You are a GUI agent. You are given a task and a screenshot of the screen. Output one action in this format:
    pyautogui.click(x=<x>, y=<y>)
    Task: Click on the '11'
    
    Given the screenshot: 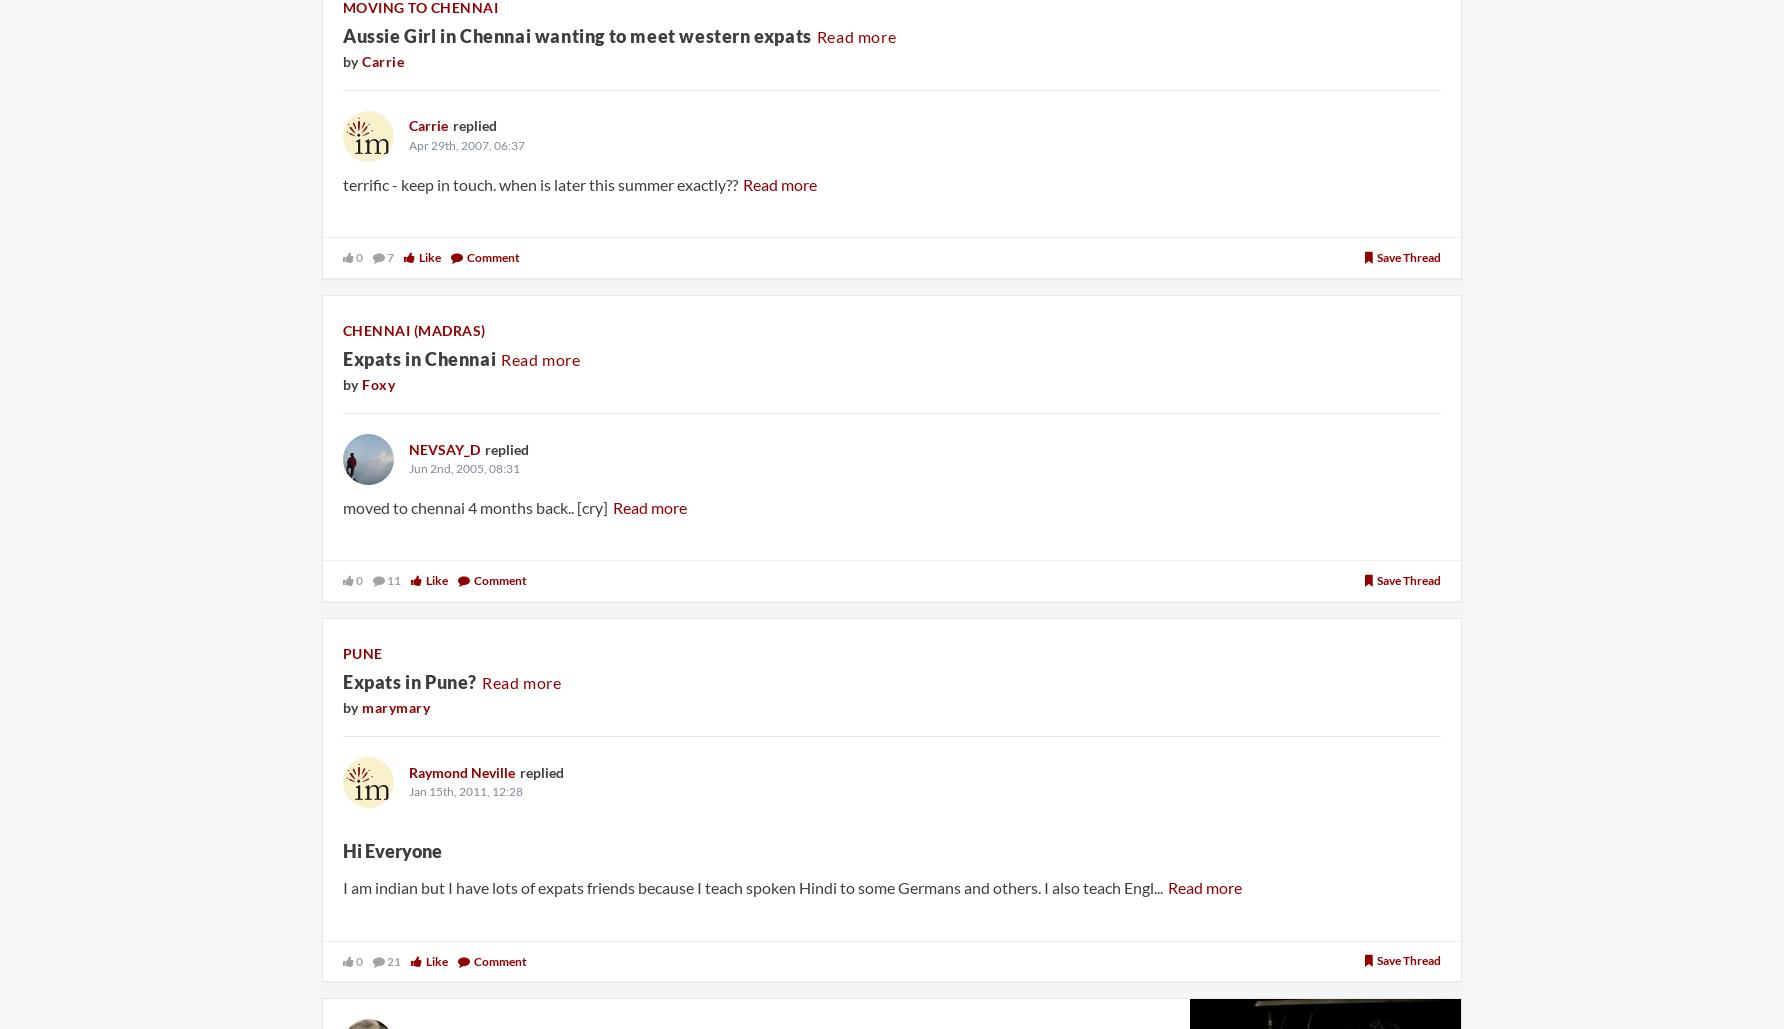 What is the action you would take?
    pyautogui.click(x=392, y=579)
    